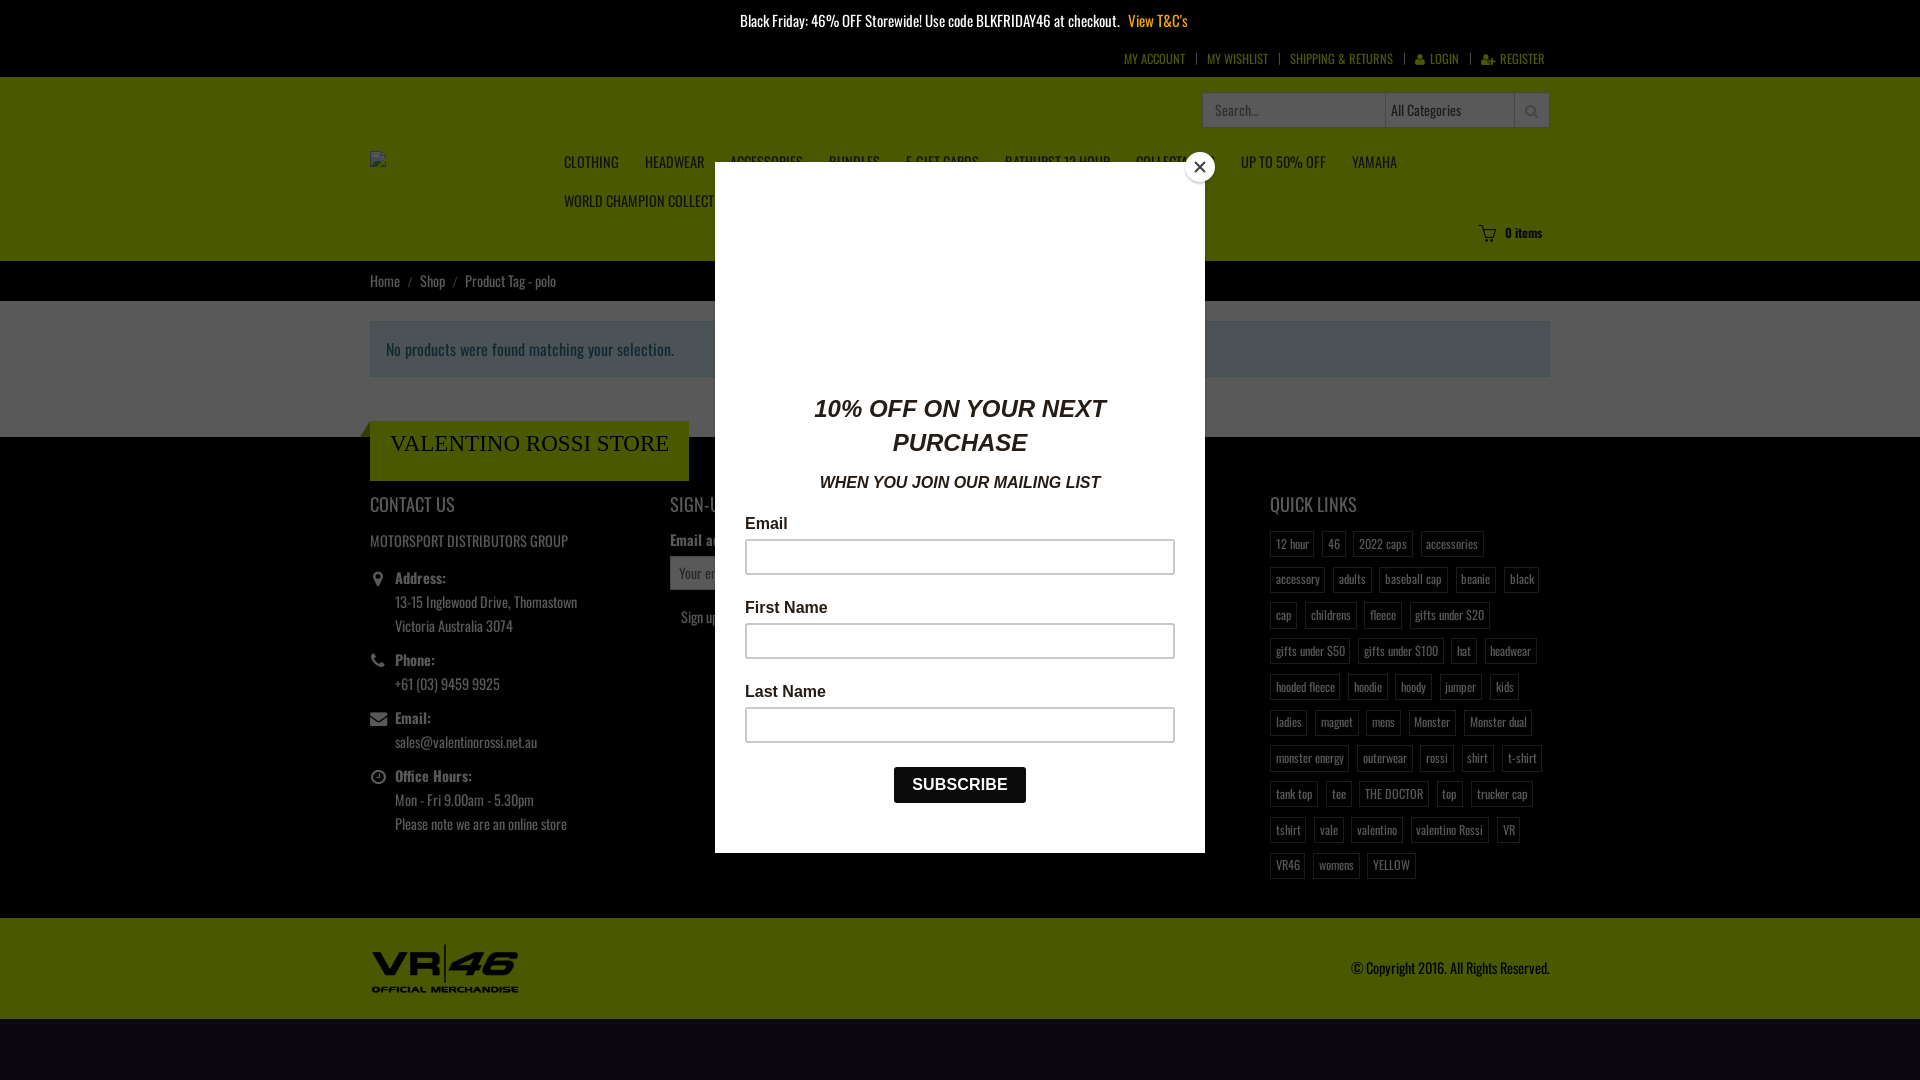  Describe the element at coordinates (1309, 758) in the screenshot. I see `'monster energy'` at that location.